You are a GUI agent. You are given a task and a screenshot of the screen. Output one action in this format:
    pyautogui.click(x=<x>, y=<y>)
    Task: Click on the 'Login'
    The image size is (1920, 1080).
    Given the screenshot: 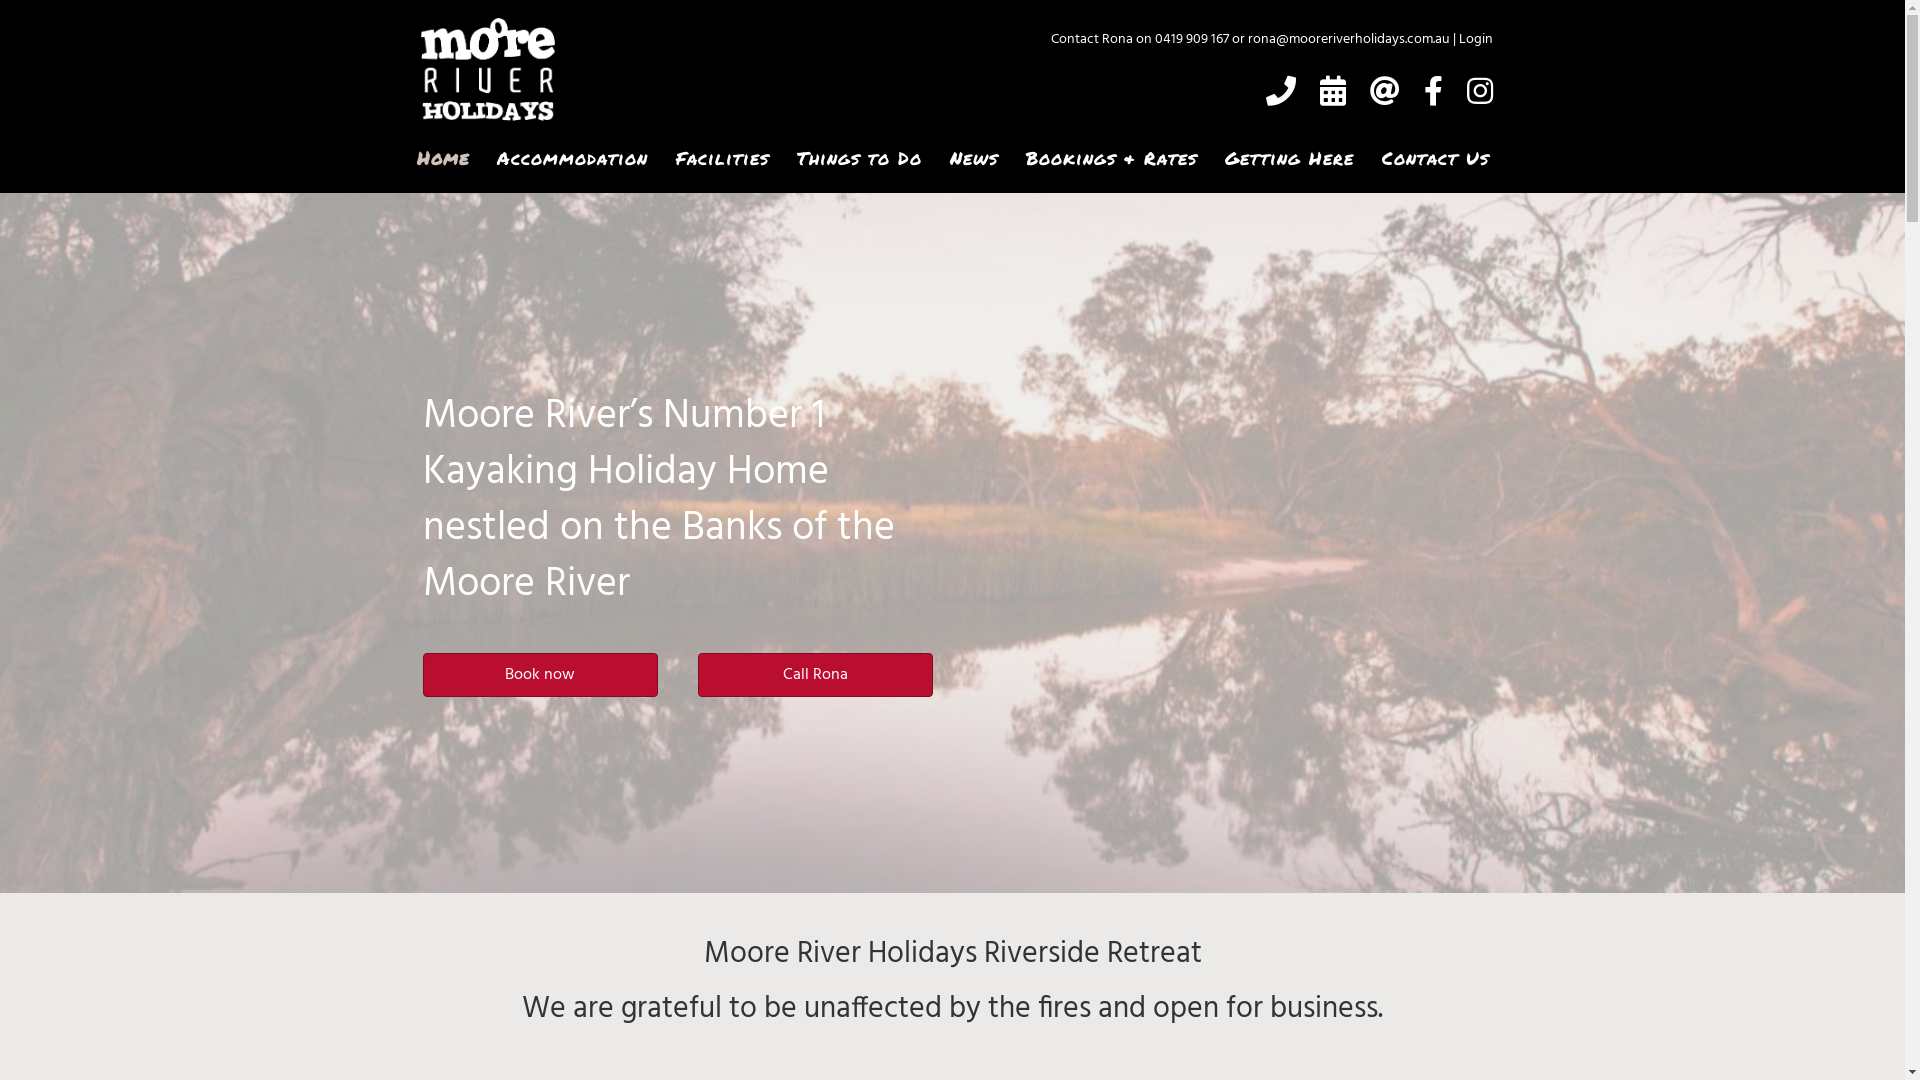 What is the action you would take?
    pyautogui.click(x=1474, y=39)
    